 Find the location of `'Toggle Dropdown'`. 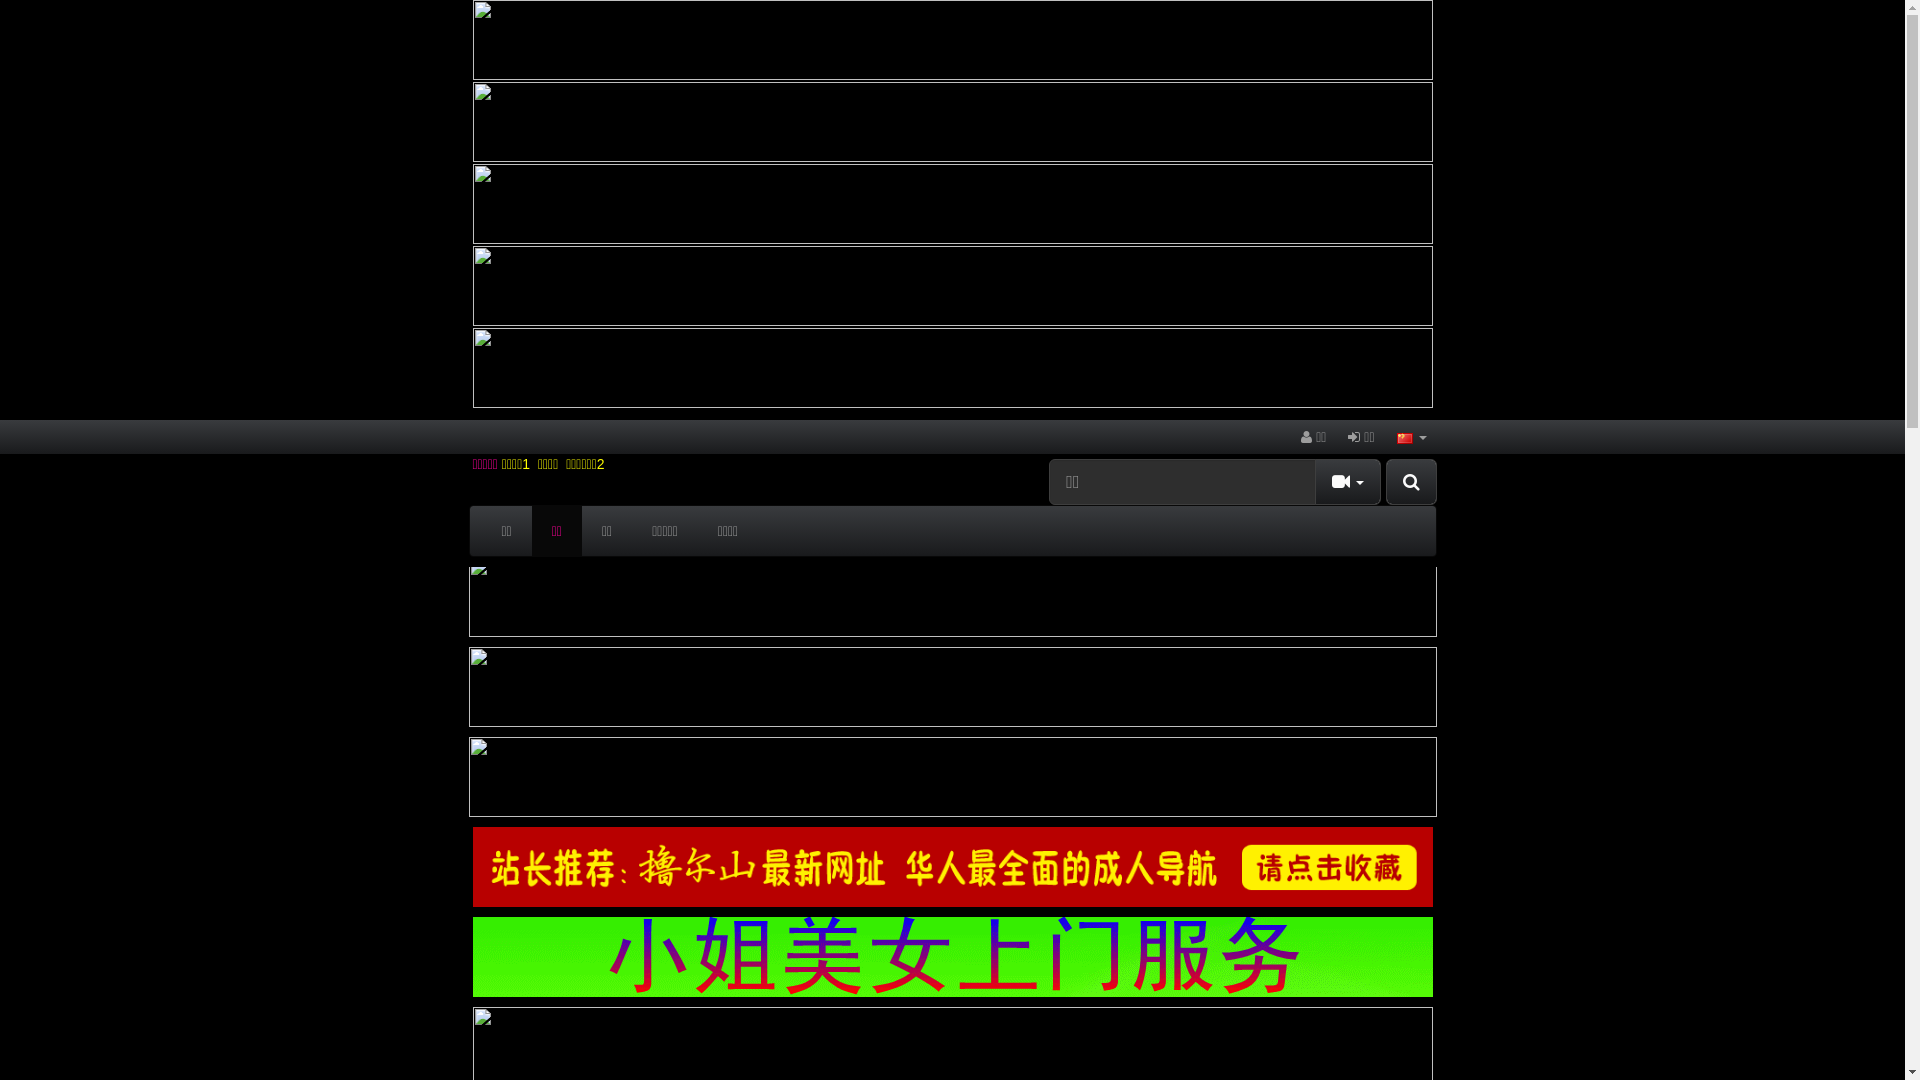

'Toggle Dropdown' is located at coordinates (1347, 482).